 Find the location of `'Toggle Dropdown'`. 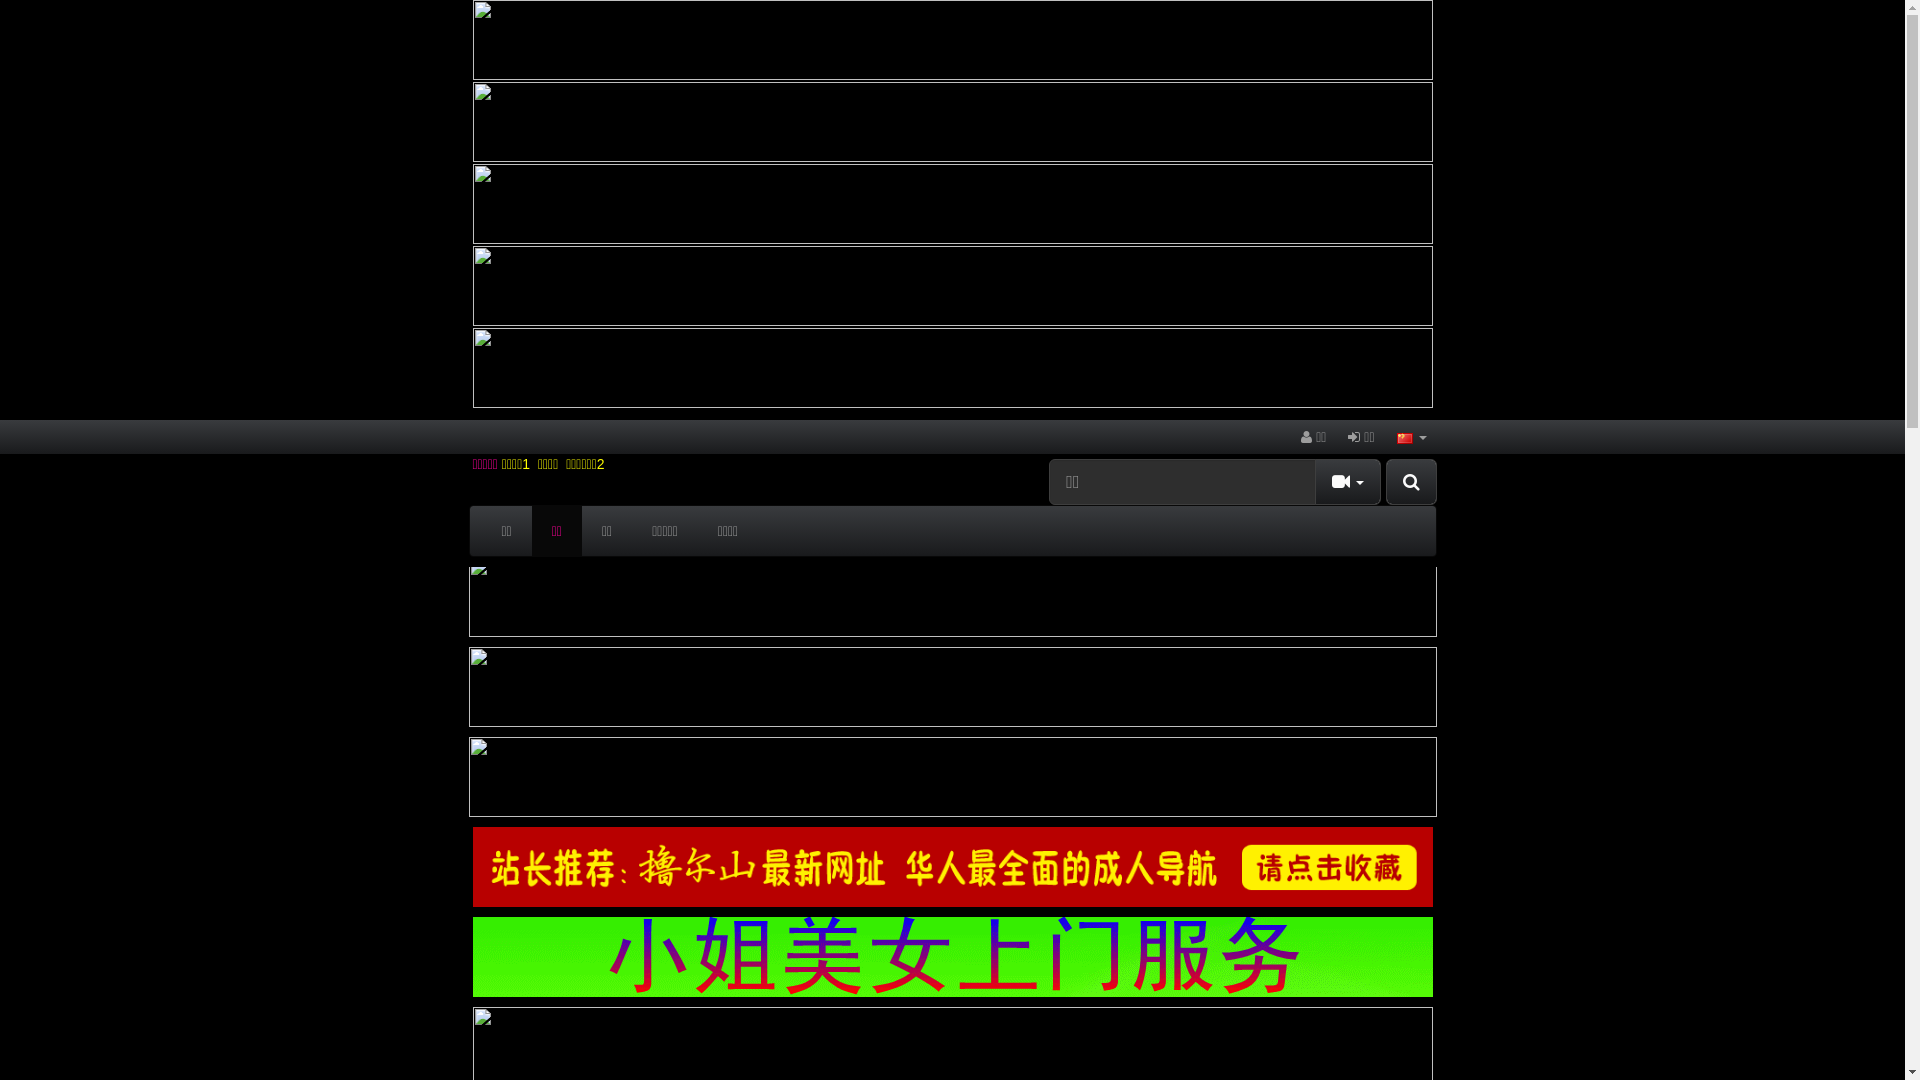

'Toggle Dropdown' is located at coordinates (1347, 482).